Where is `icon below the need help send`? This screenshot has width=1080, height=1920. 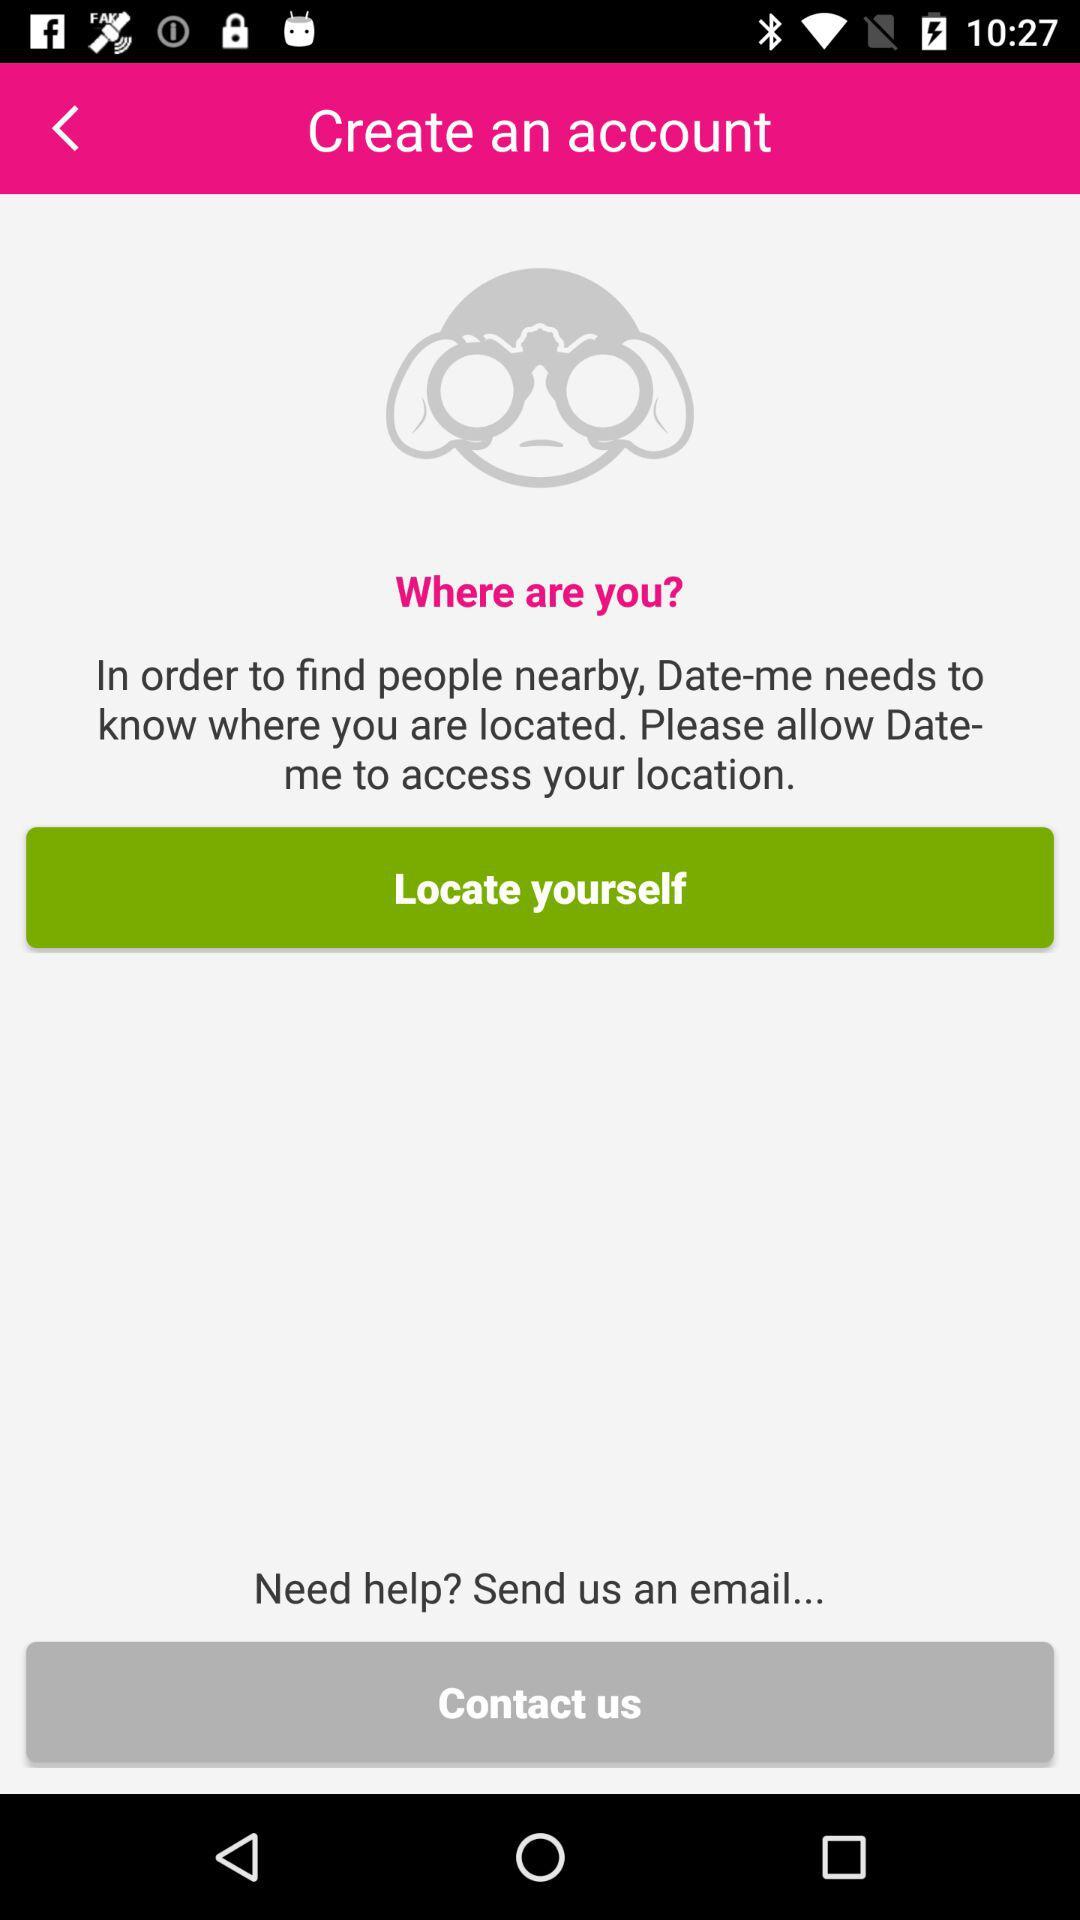
icon below the need help send is located at coordinates (540, 1701).